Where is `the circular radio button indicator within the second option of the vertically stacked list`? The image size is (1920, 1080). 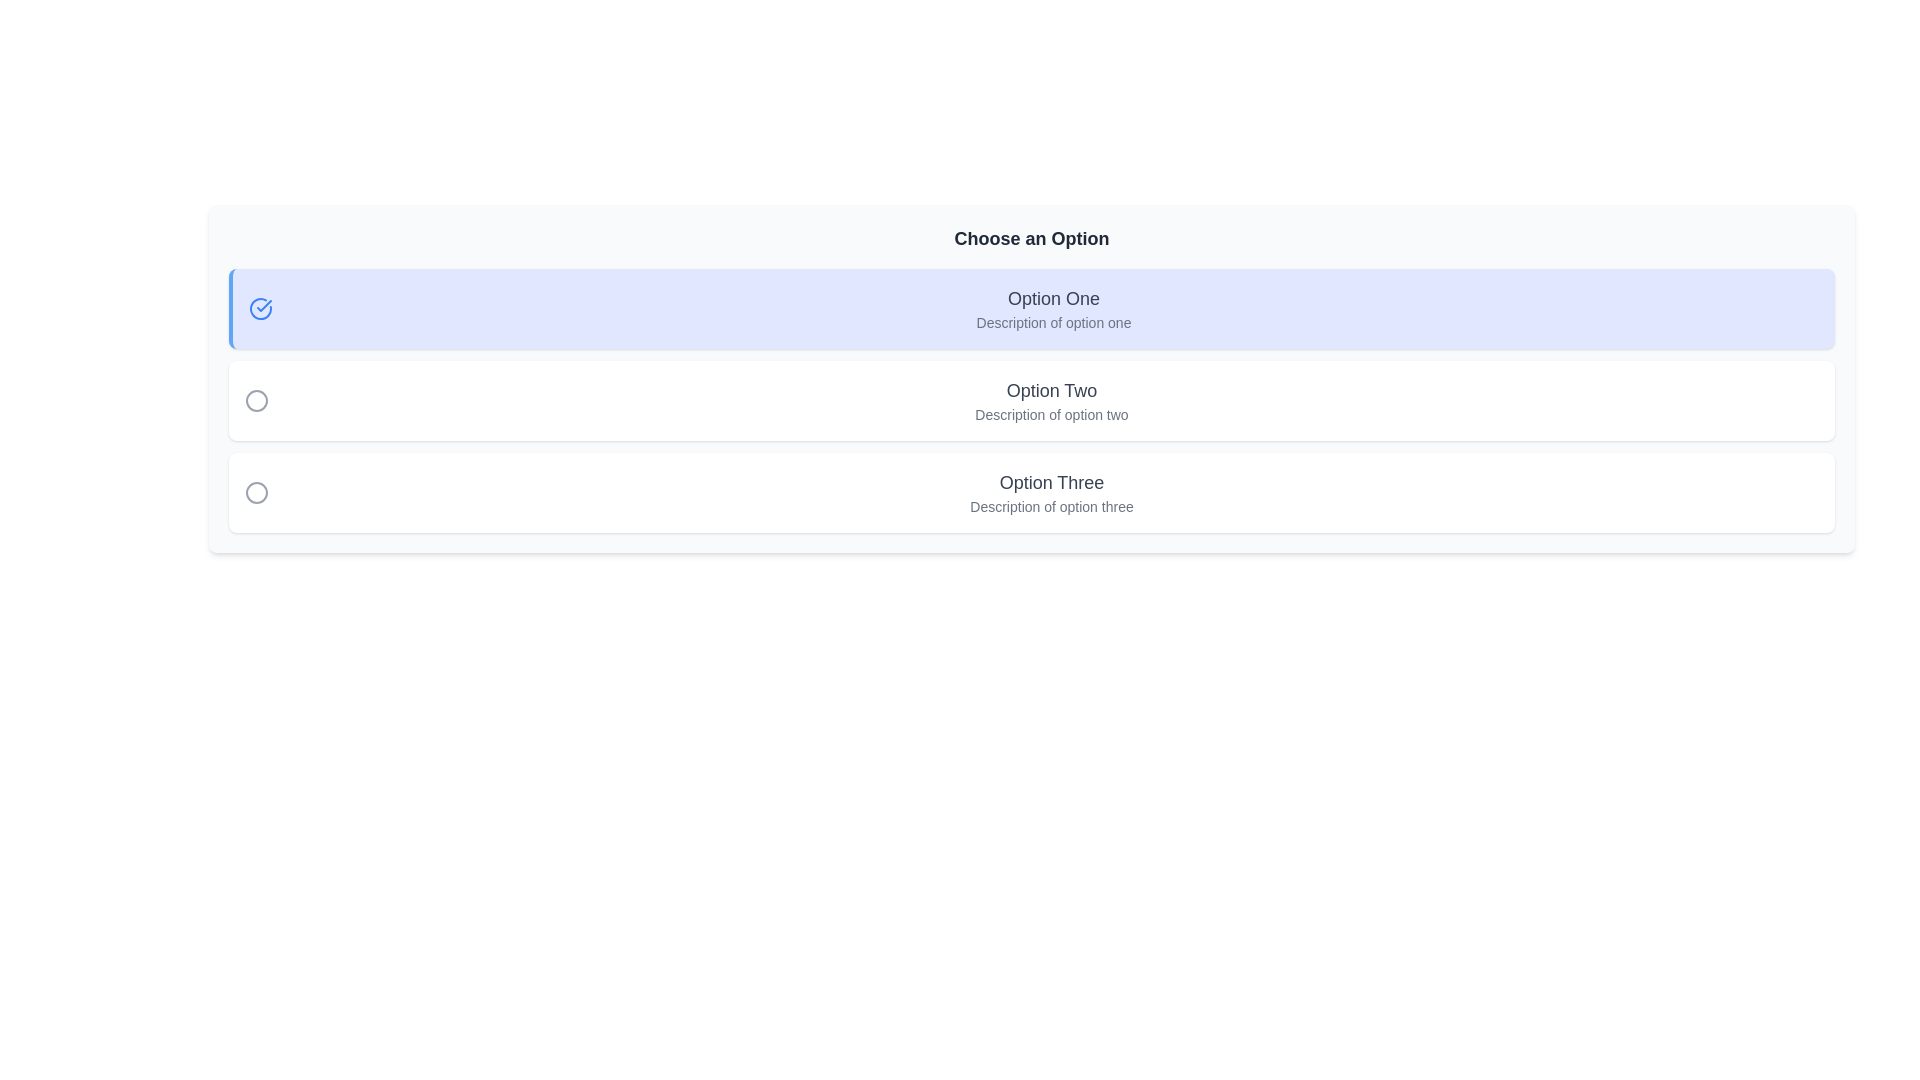
the circular radio button indicator within the second option of the vertically stacked list is located at coordinates (256, 401).